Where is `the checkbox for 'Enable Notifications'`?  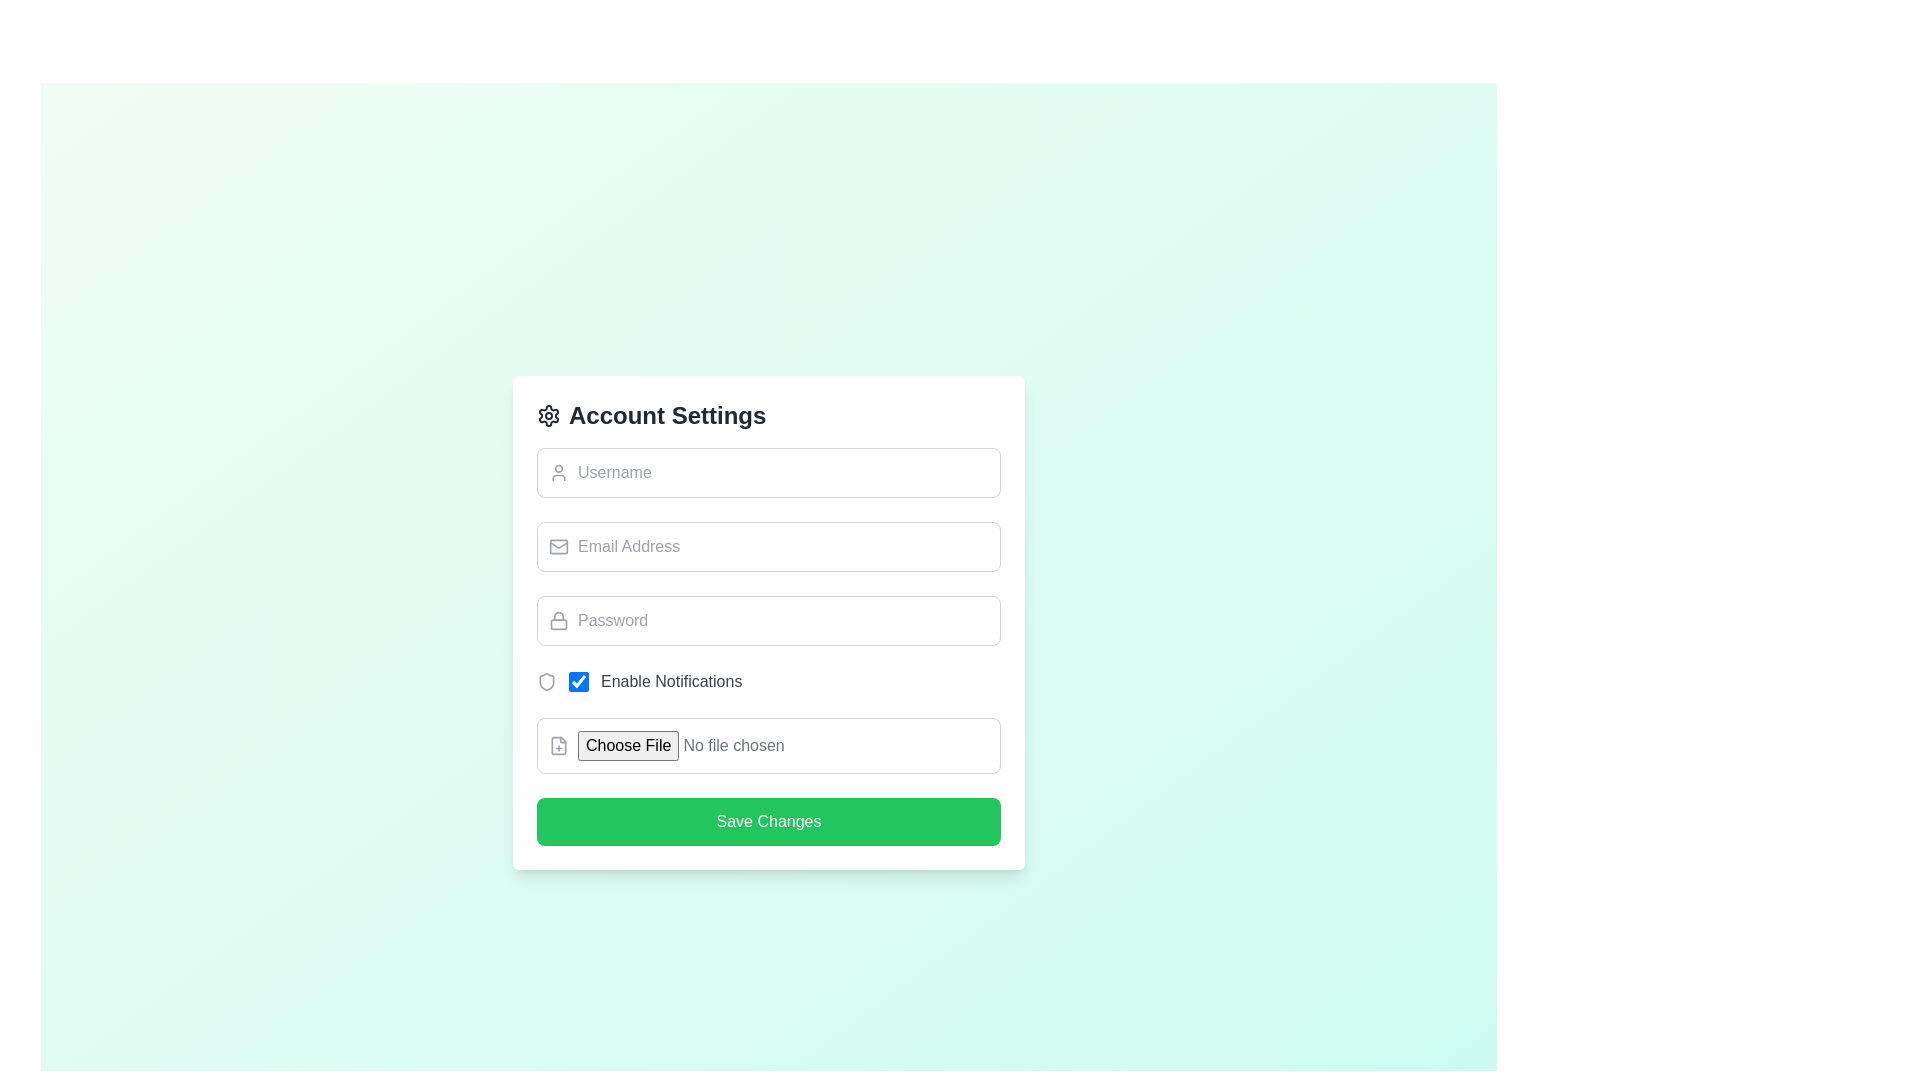
the checkbox for 'Enable Notifications' is located at coordinates (655, 681).